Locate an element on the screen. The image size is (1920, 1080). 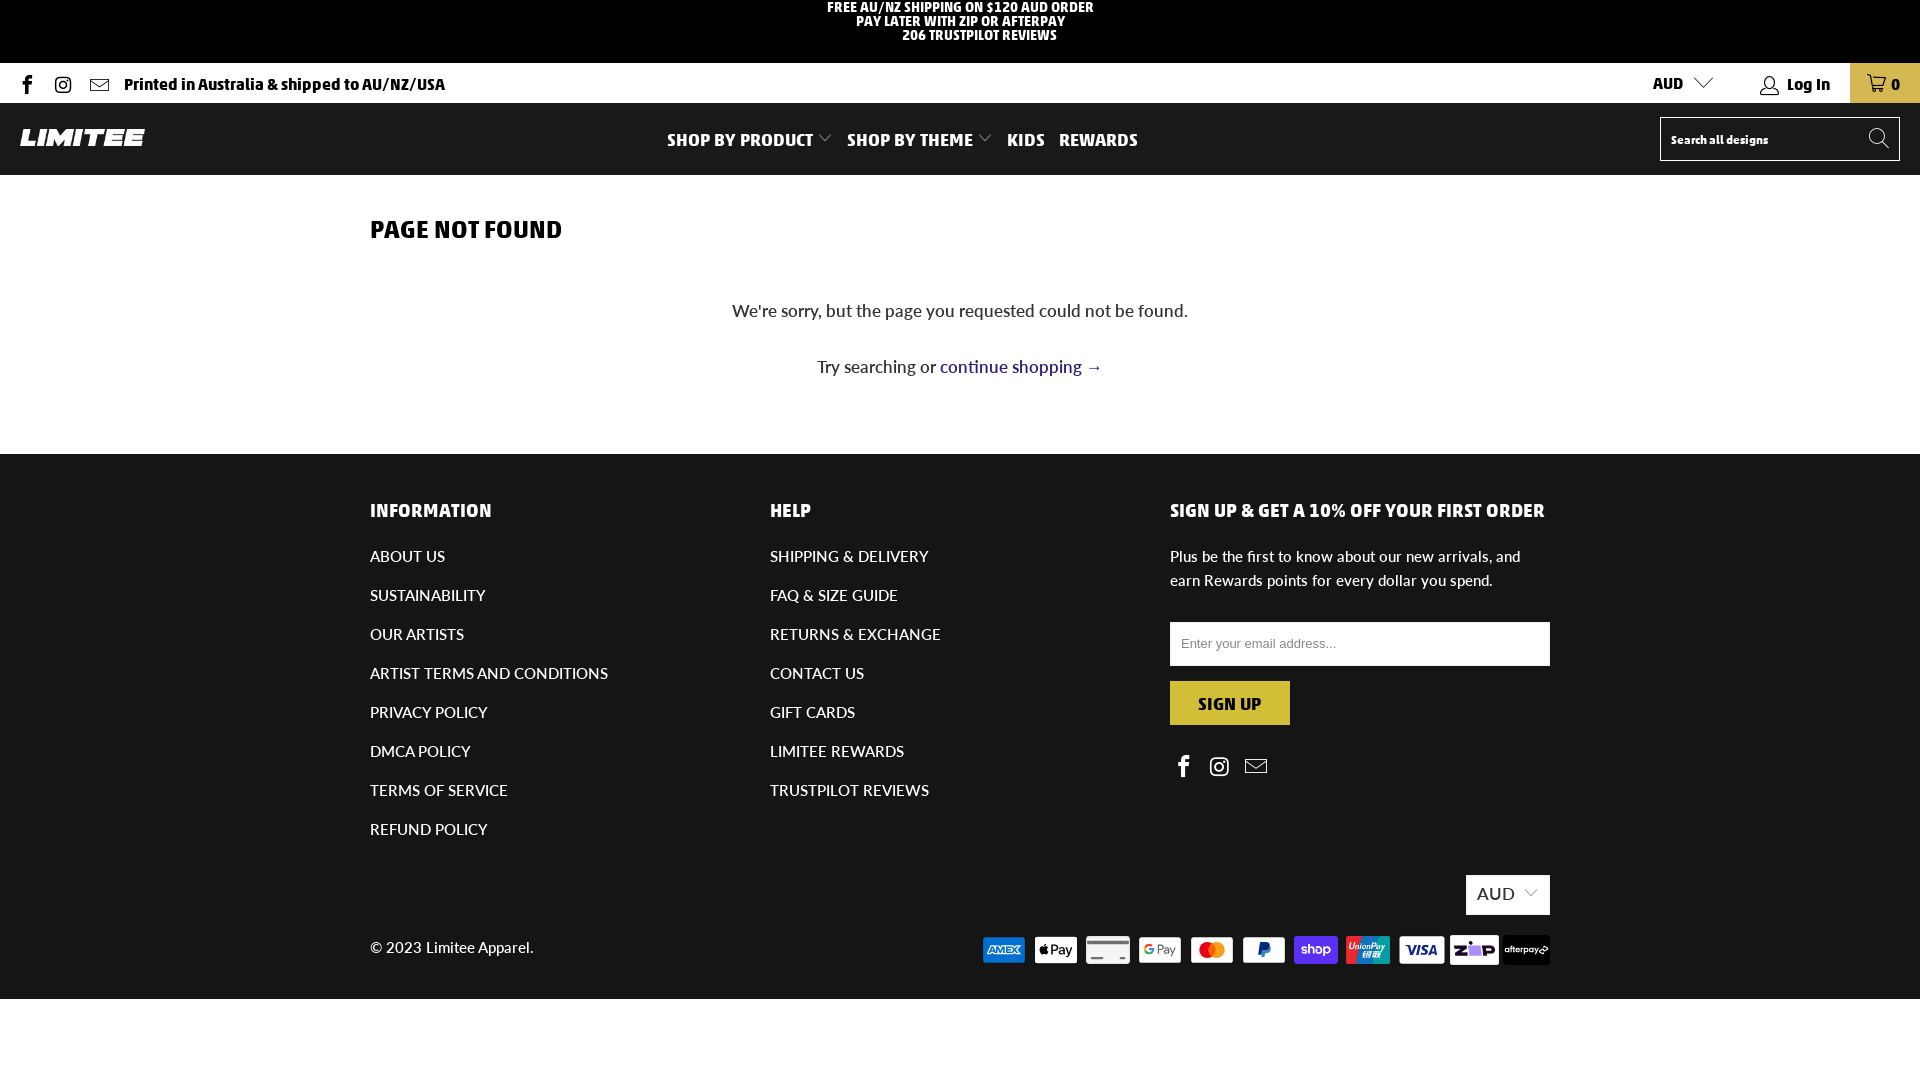
'ARTIST TERMS AND CONDITIONS' is located at coordinates (369, 672).